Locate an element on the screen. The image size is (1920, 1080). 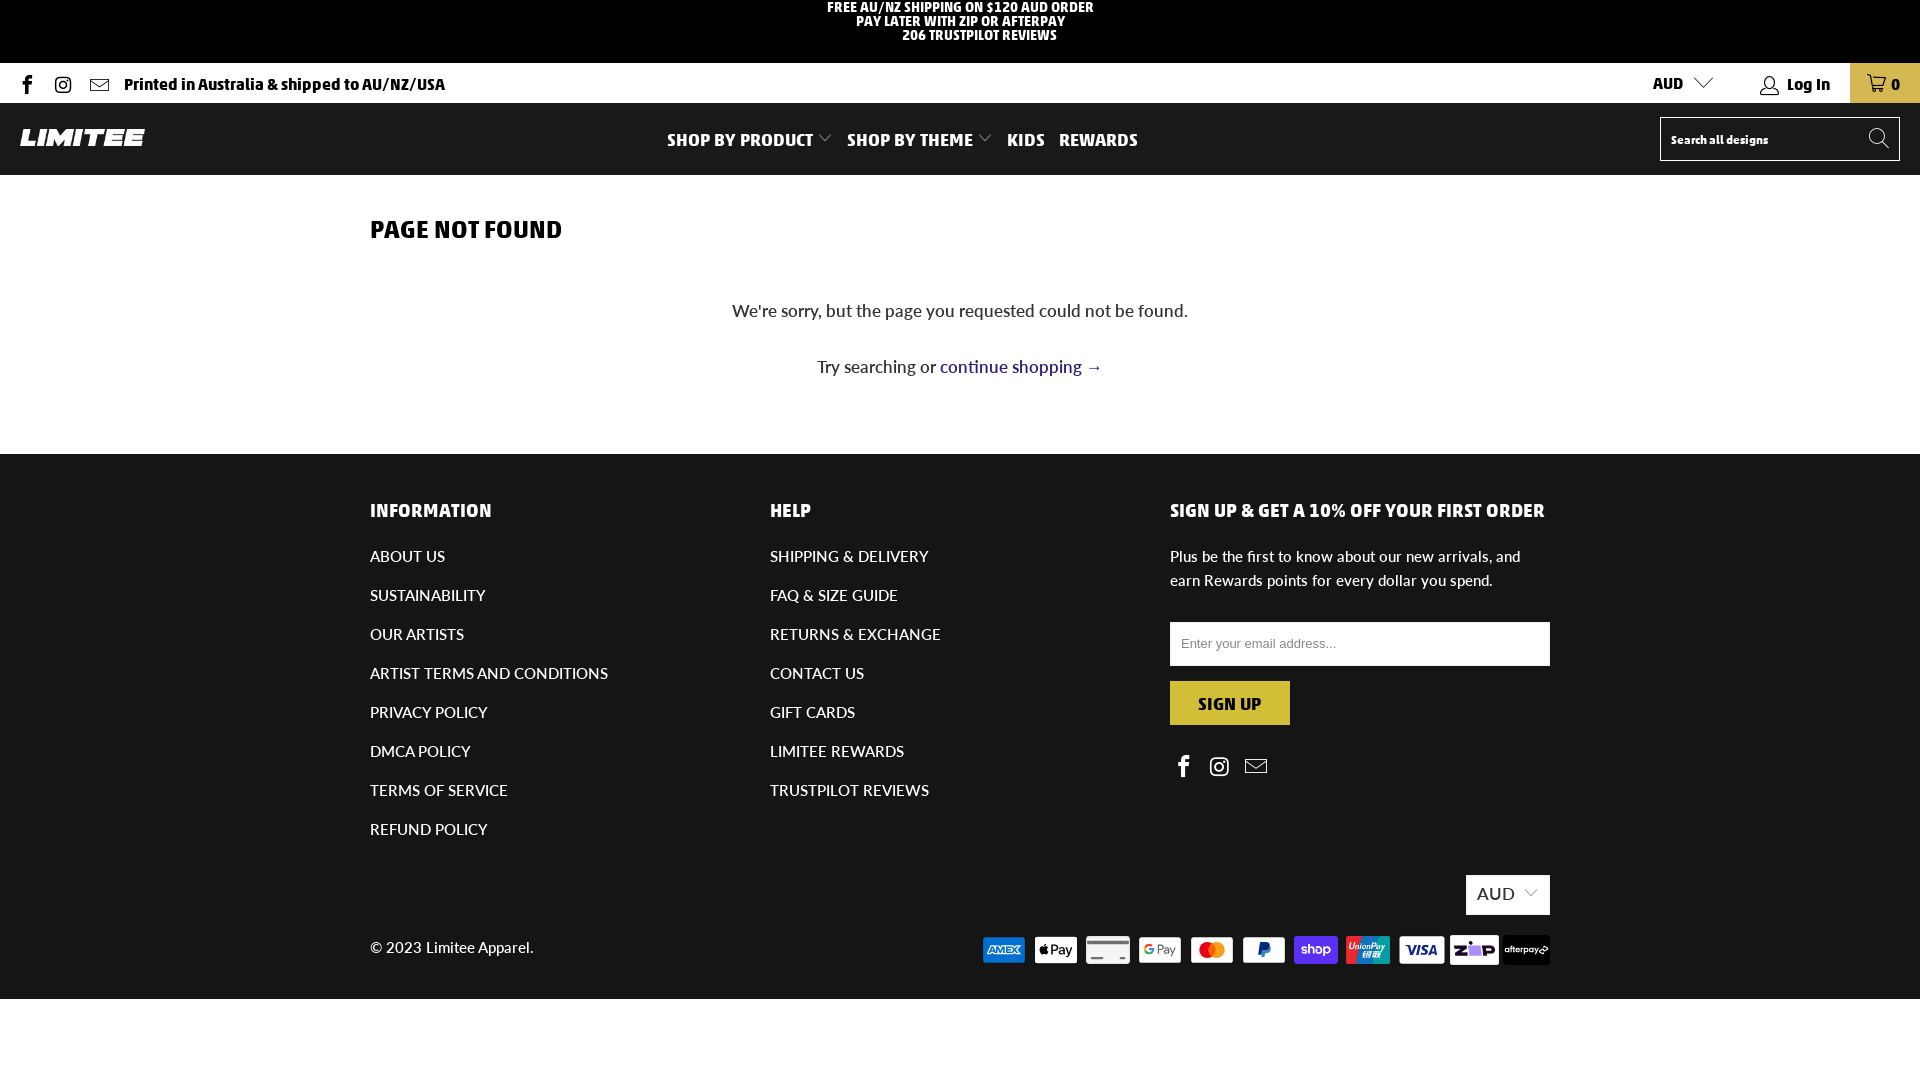
'ARTIST TERMS AND CONDITIONS' is located at coordinates (369, 672).